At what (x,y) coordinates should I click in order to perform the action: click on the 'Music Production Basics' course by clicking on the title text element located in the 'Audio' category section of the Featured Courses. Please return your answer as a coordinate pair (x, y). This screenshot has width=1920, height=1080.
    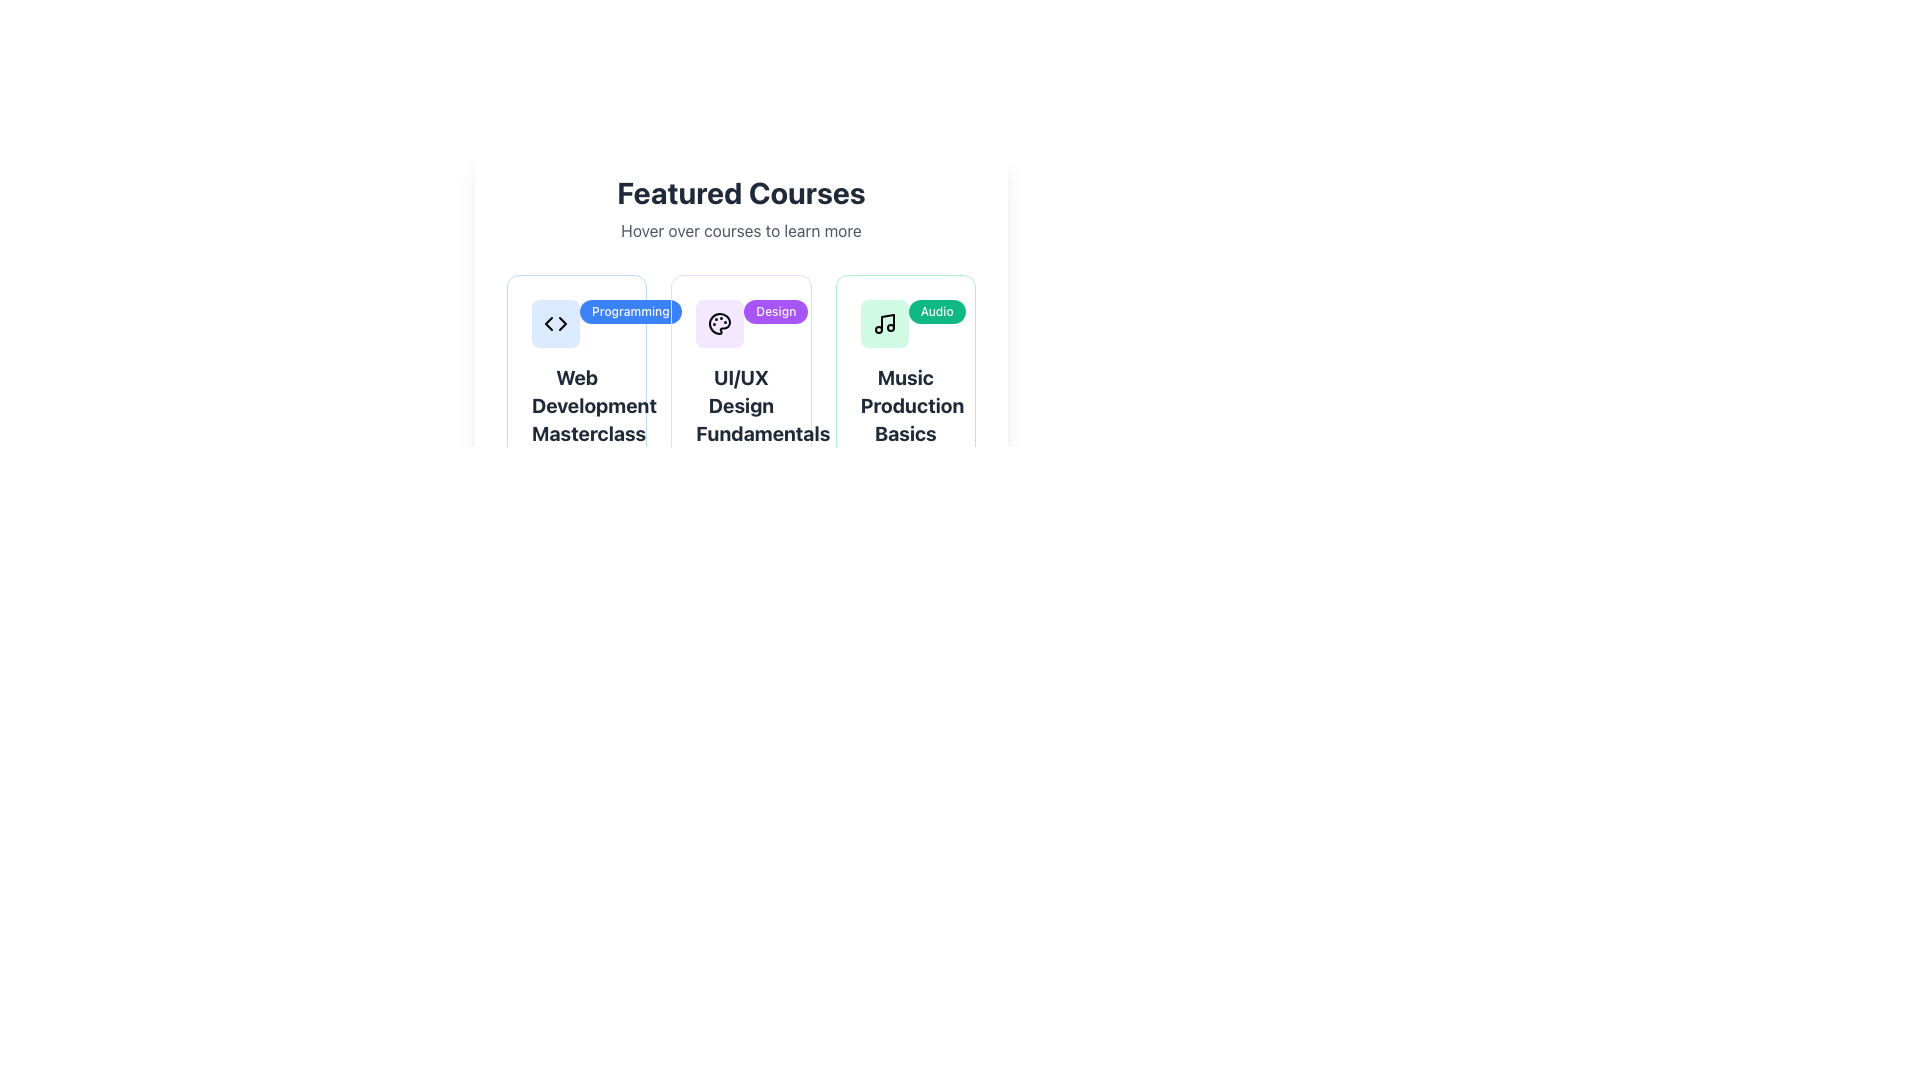
    Looking at the image, I should click on (904, 405).